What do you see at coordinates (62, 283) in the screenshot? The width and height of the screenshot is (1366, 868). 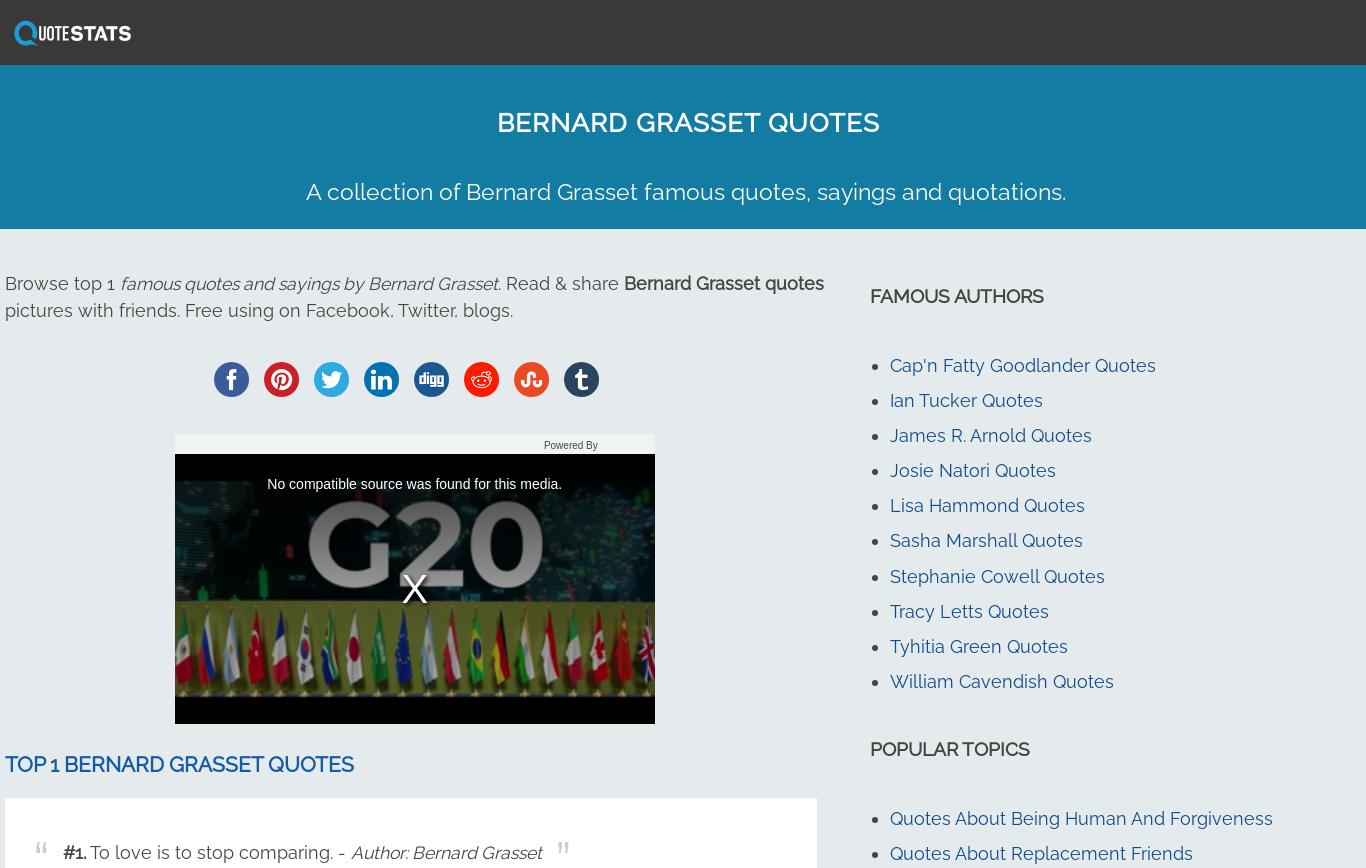 I see `'Browse top 1'` at bounding box center [62, 283].